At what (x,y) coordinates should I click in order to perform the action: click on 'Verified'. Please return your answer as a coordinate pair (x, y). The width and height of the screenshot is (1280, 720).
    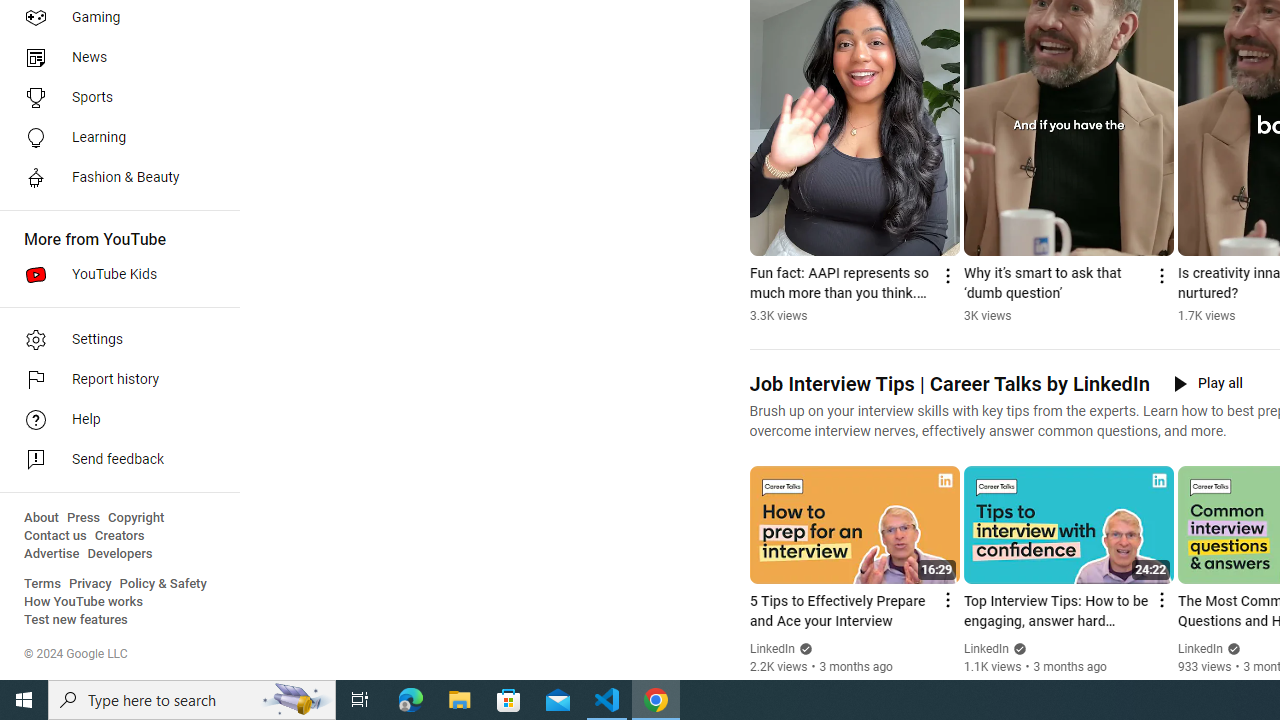
    Looking at the image, I should click on (1231, 648).